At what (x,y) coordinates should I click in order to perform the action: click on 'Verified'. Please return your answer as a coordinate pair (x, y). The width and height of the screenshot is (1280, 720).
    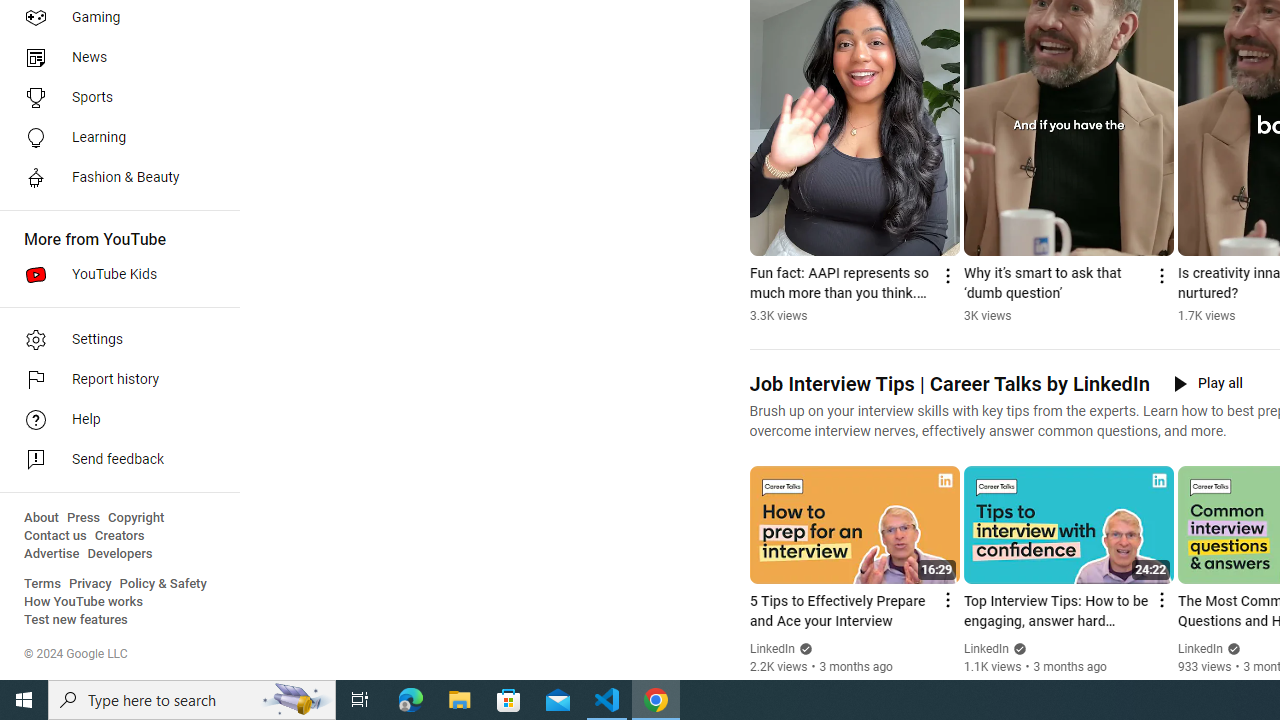
    Looking at the image, I should click on (1231, 648).